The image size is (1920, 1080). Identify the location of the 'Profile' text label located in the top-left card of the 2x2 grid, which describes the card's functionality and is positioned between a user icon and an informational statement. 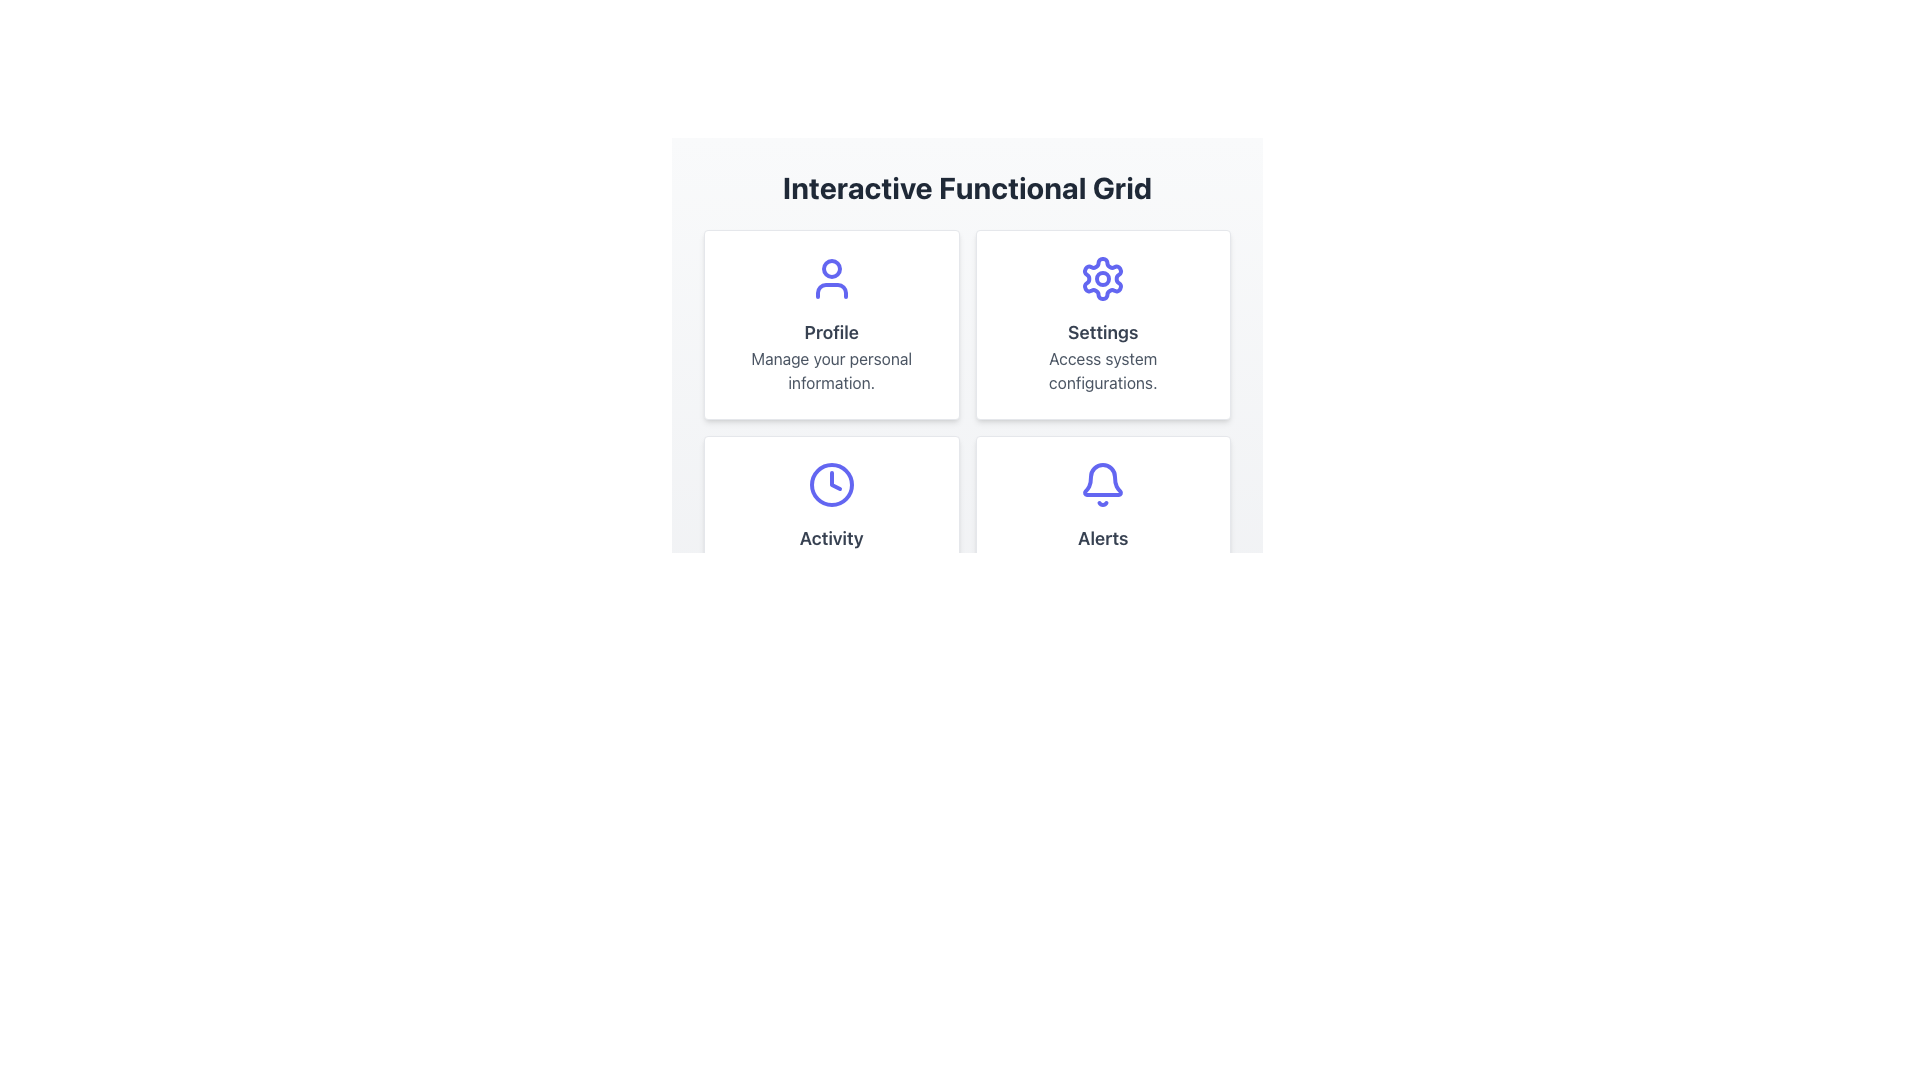
(831, 331).